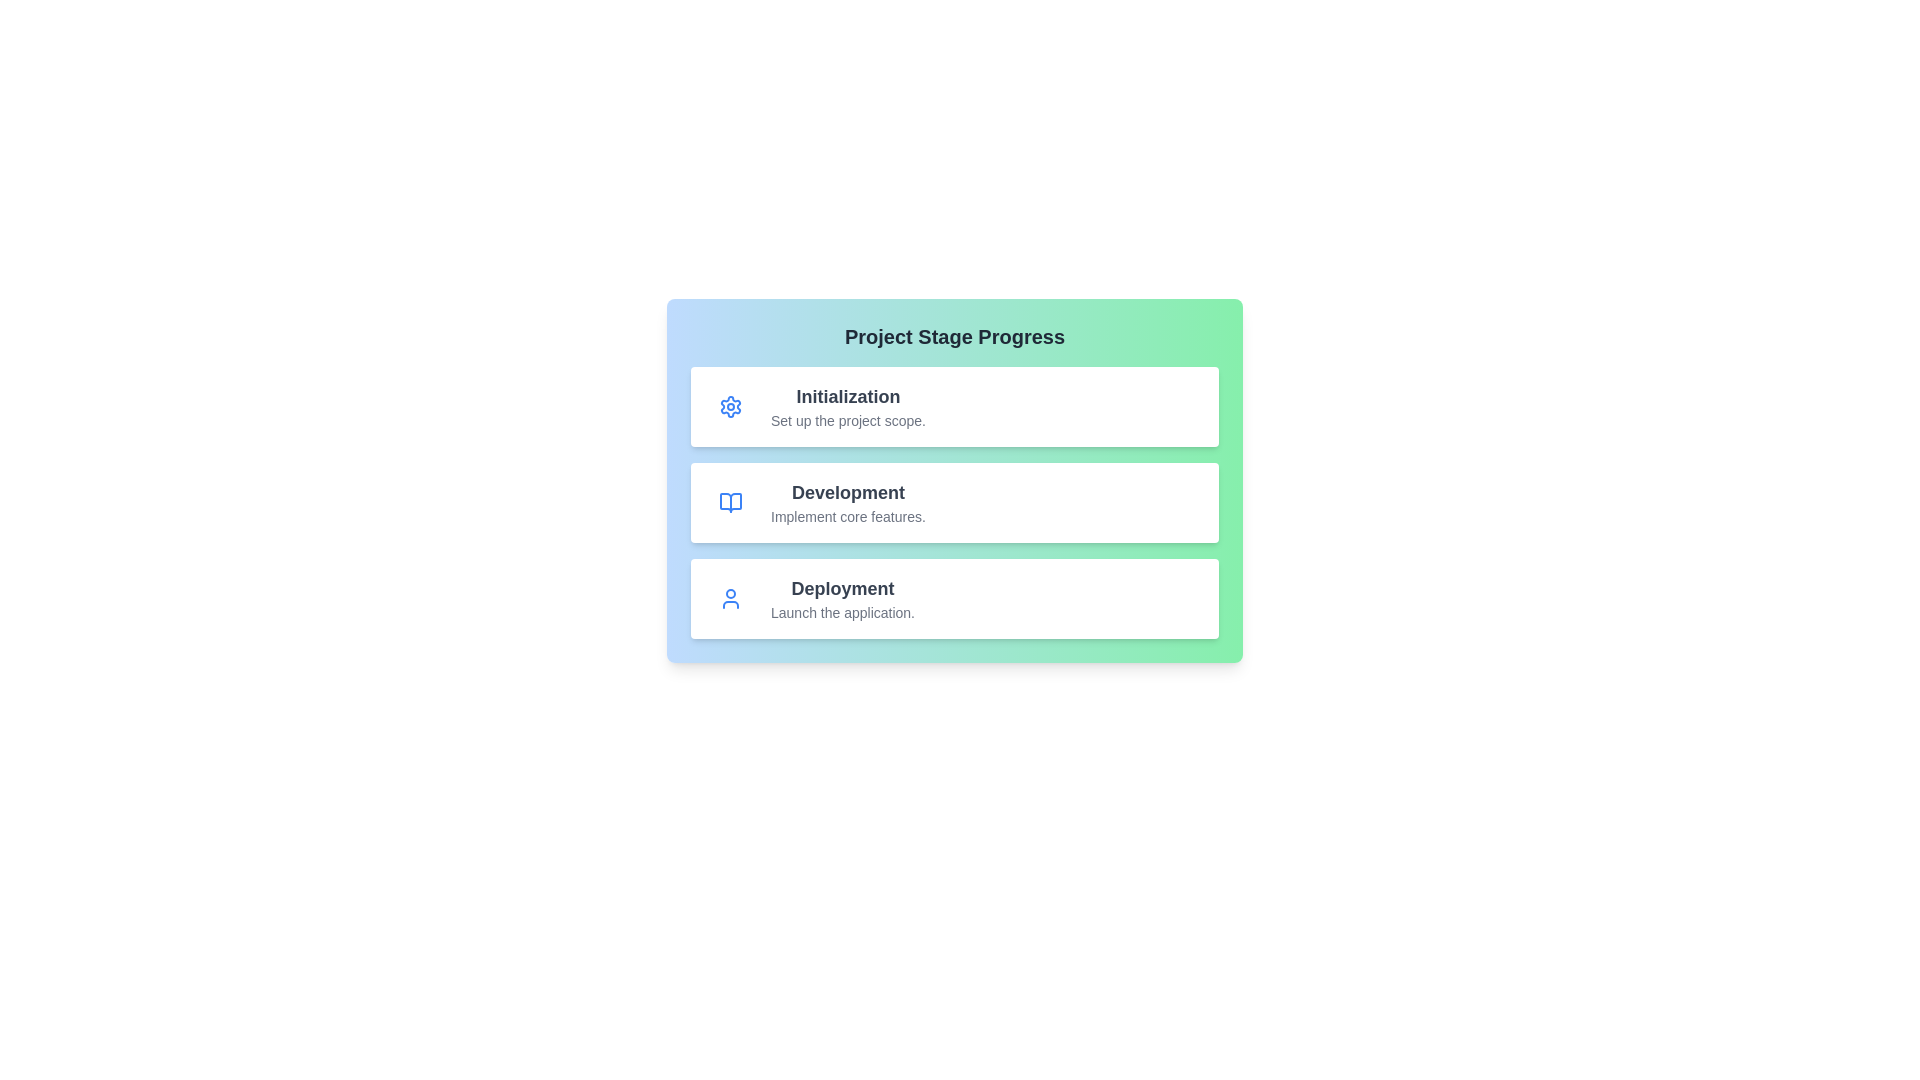 The image size is (1920, 1080). Describe the element at coordinates (729, 501) in the screenshot. I see `the 'Development' phase icon in the project stage progress indicator, located at the leftmost position within the 'Development' section, adjacent to the label text 'Development'` at that location.